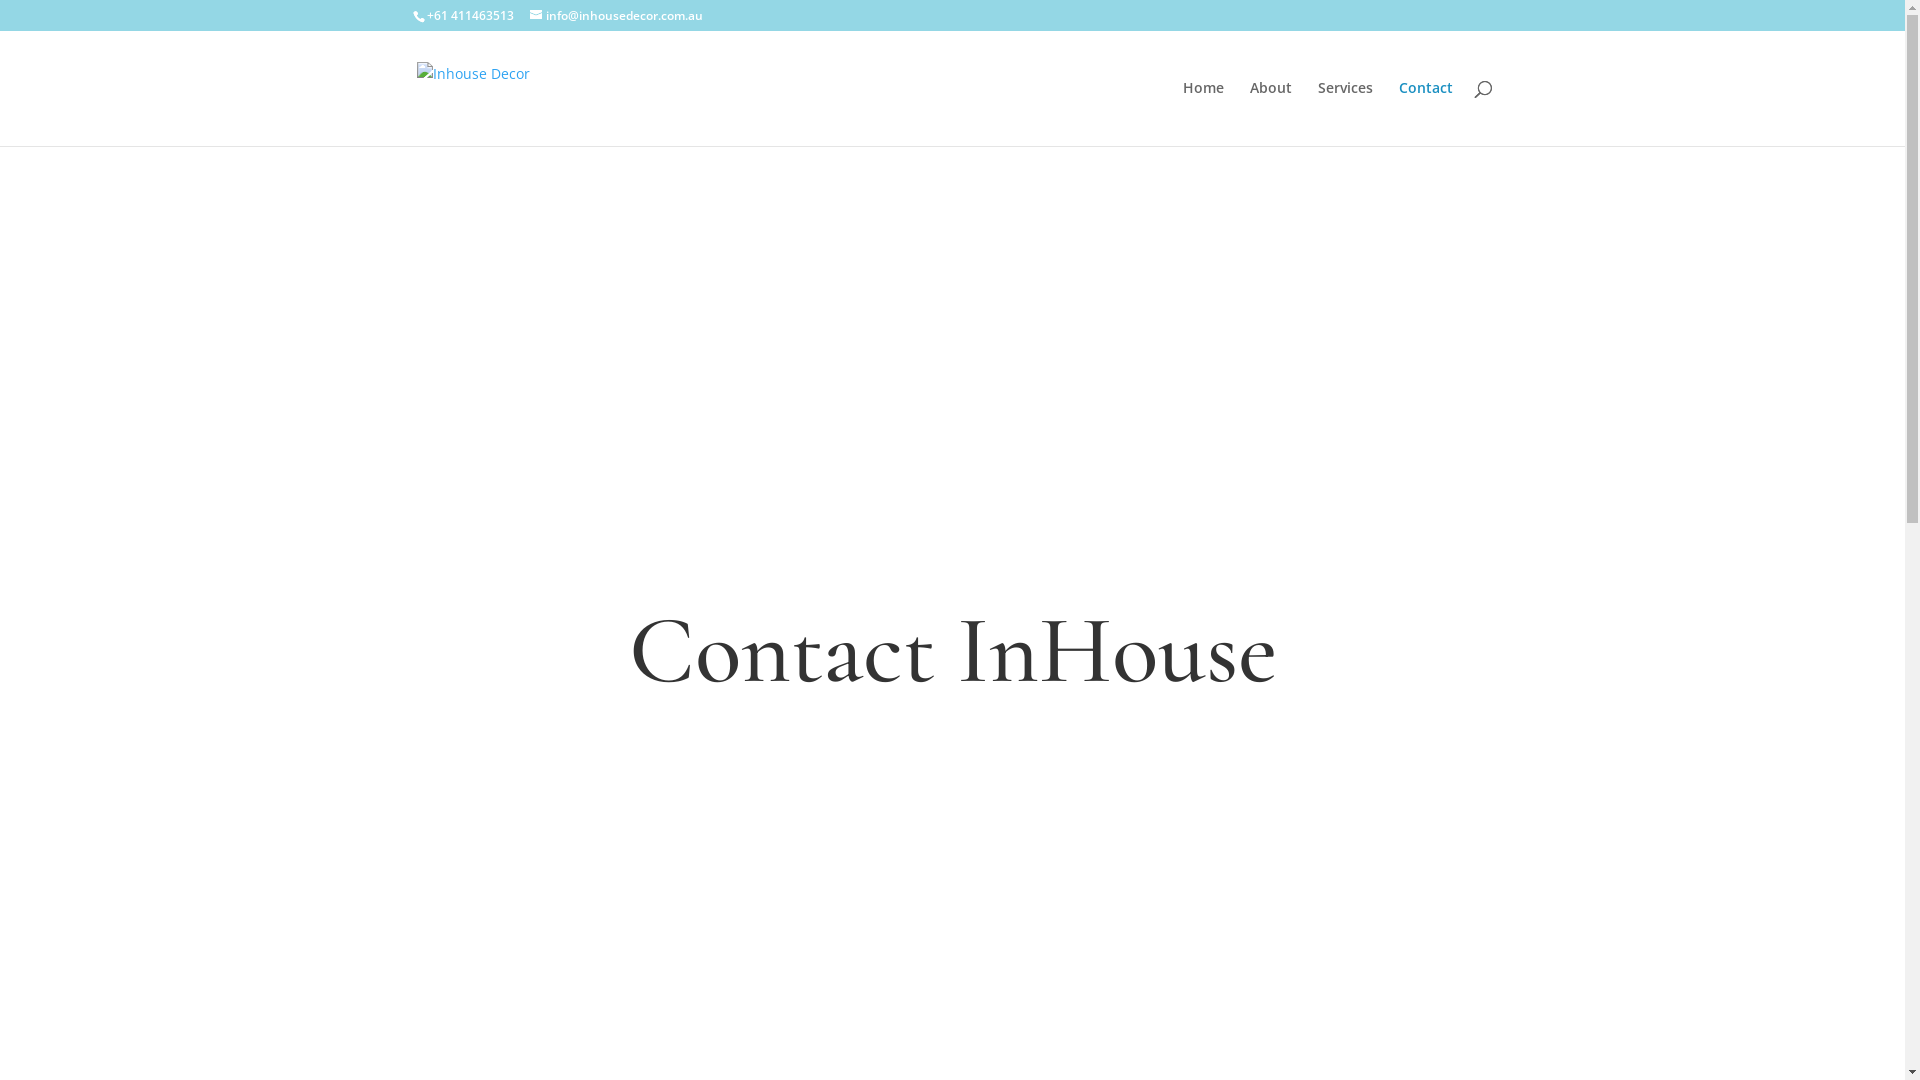 This screenshot has width=1920, height=1080. I want to click on 'info@inhousedecor.com.au', so click(529, 15).